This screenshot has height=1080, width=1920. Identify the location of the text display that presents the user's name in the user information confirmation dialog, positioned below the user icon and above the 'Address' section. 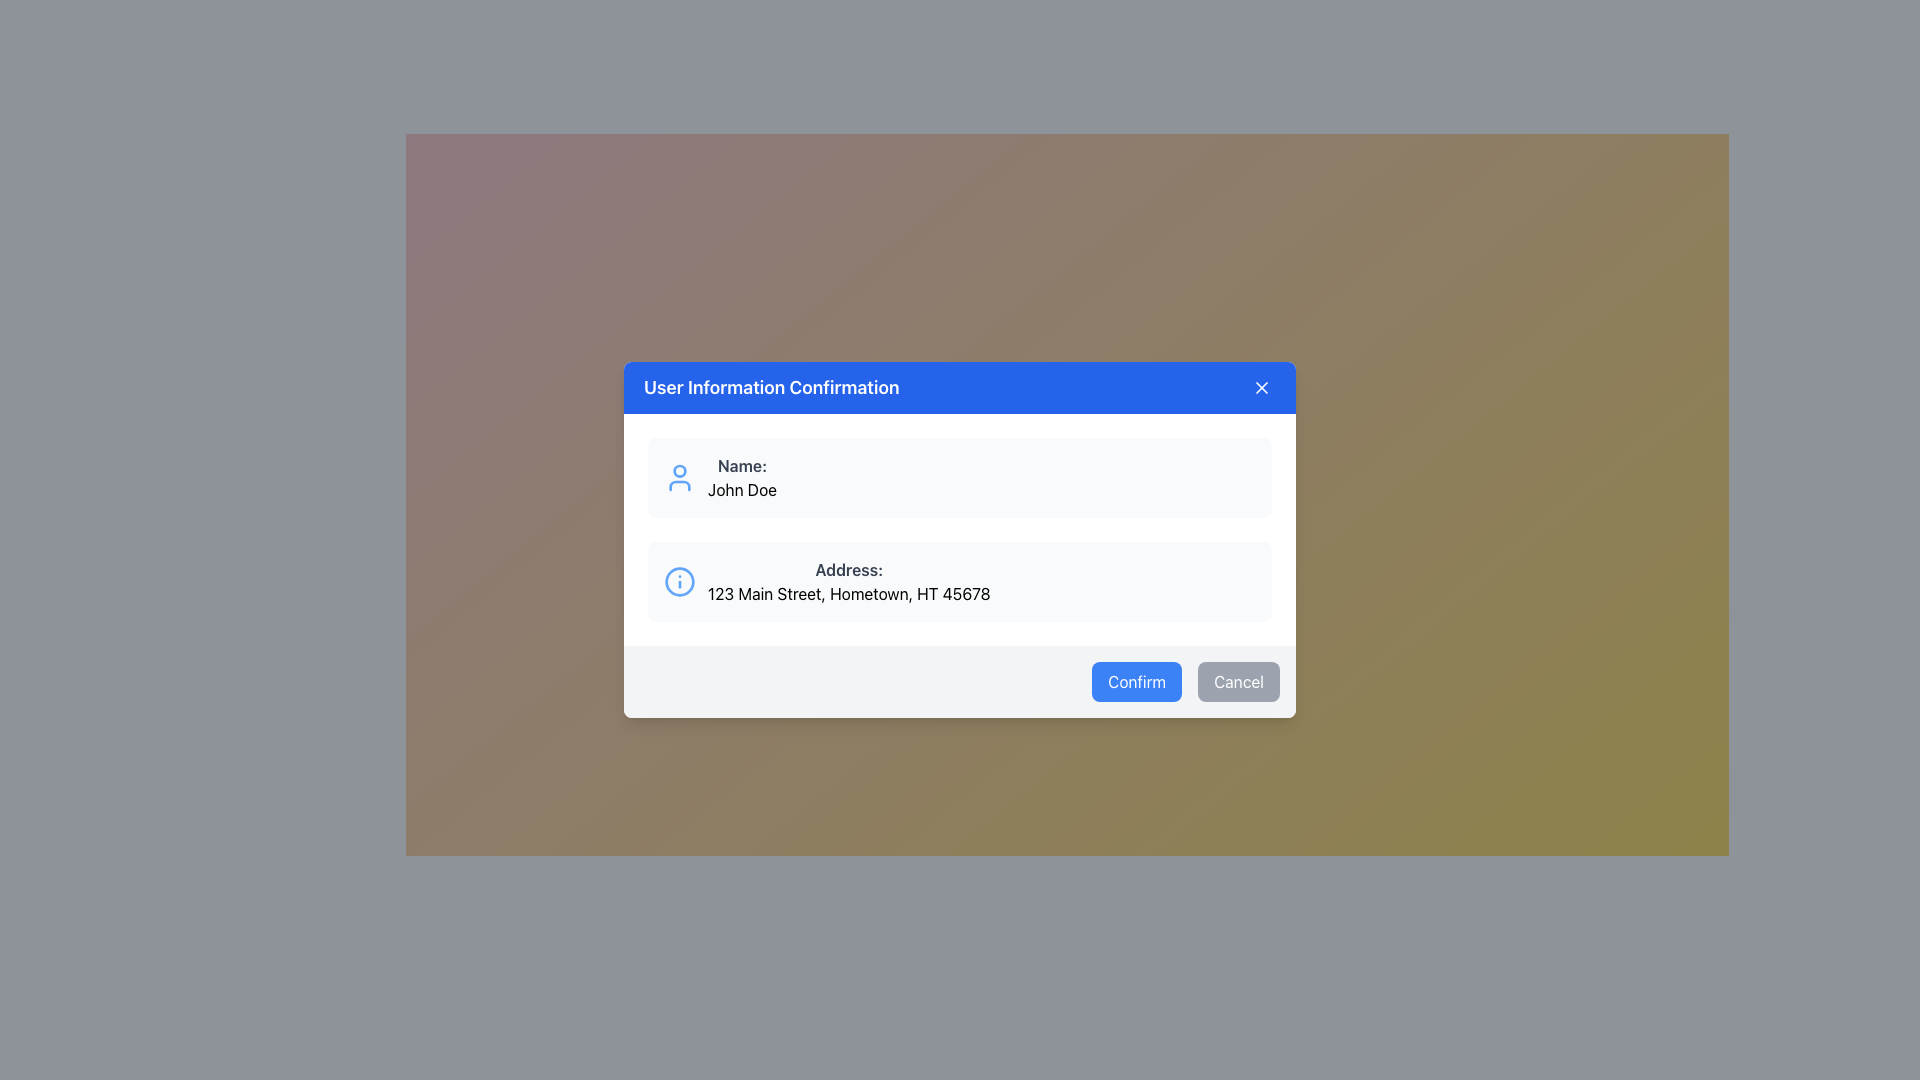
(741, 478).